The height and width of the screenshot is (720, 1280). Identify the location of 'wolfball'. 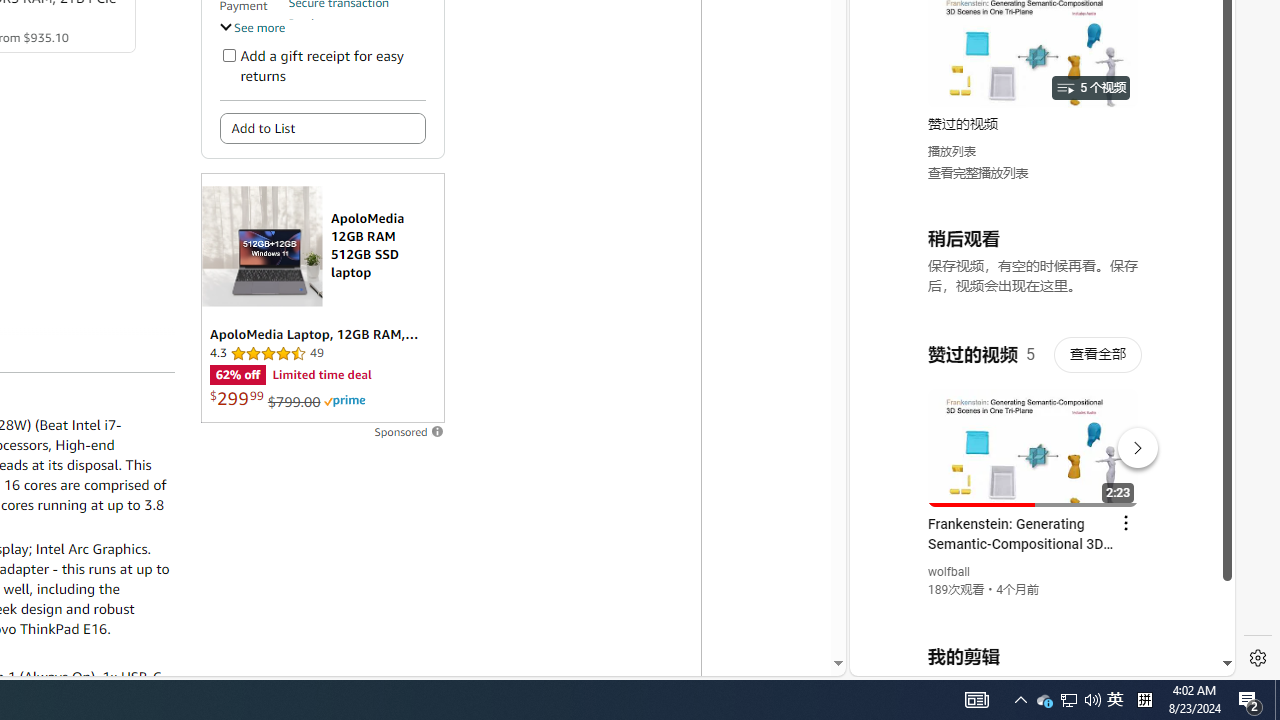
(948, 572).